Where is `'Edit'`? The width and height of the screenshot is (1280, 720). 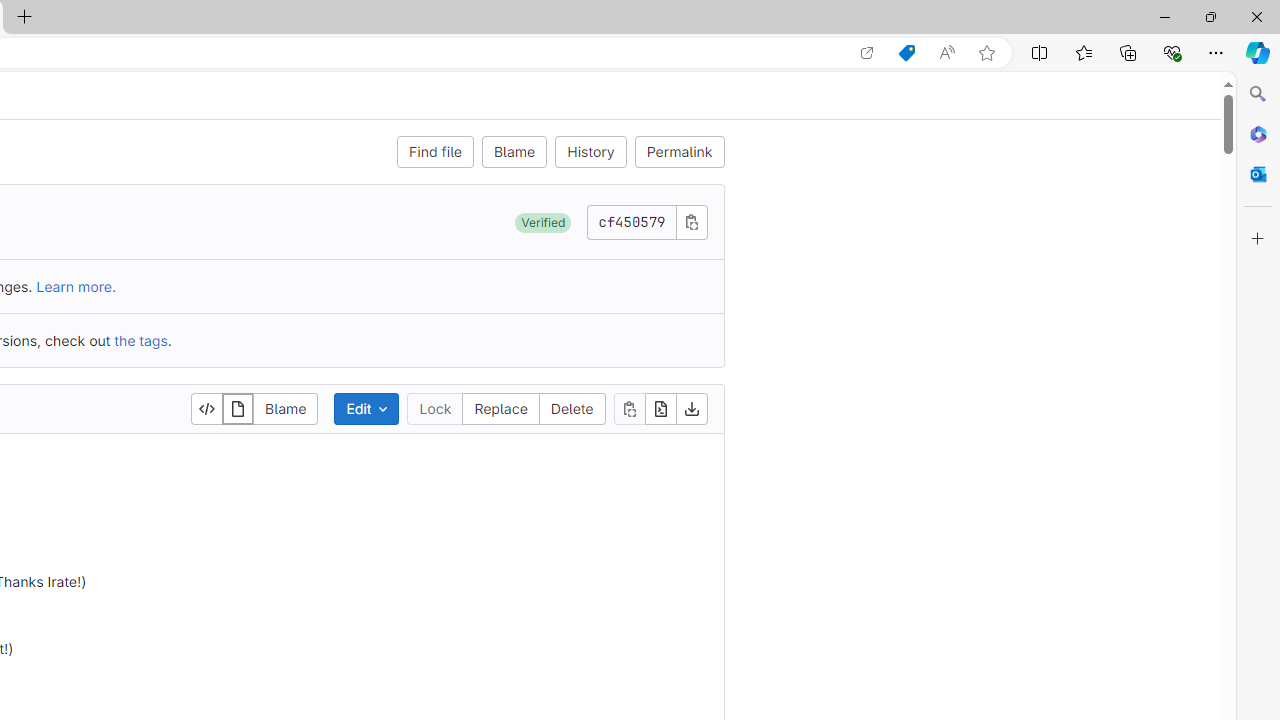 'Edit' is located at coordinates (366, 407).